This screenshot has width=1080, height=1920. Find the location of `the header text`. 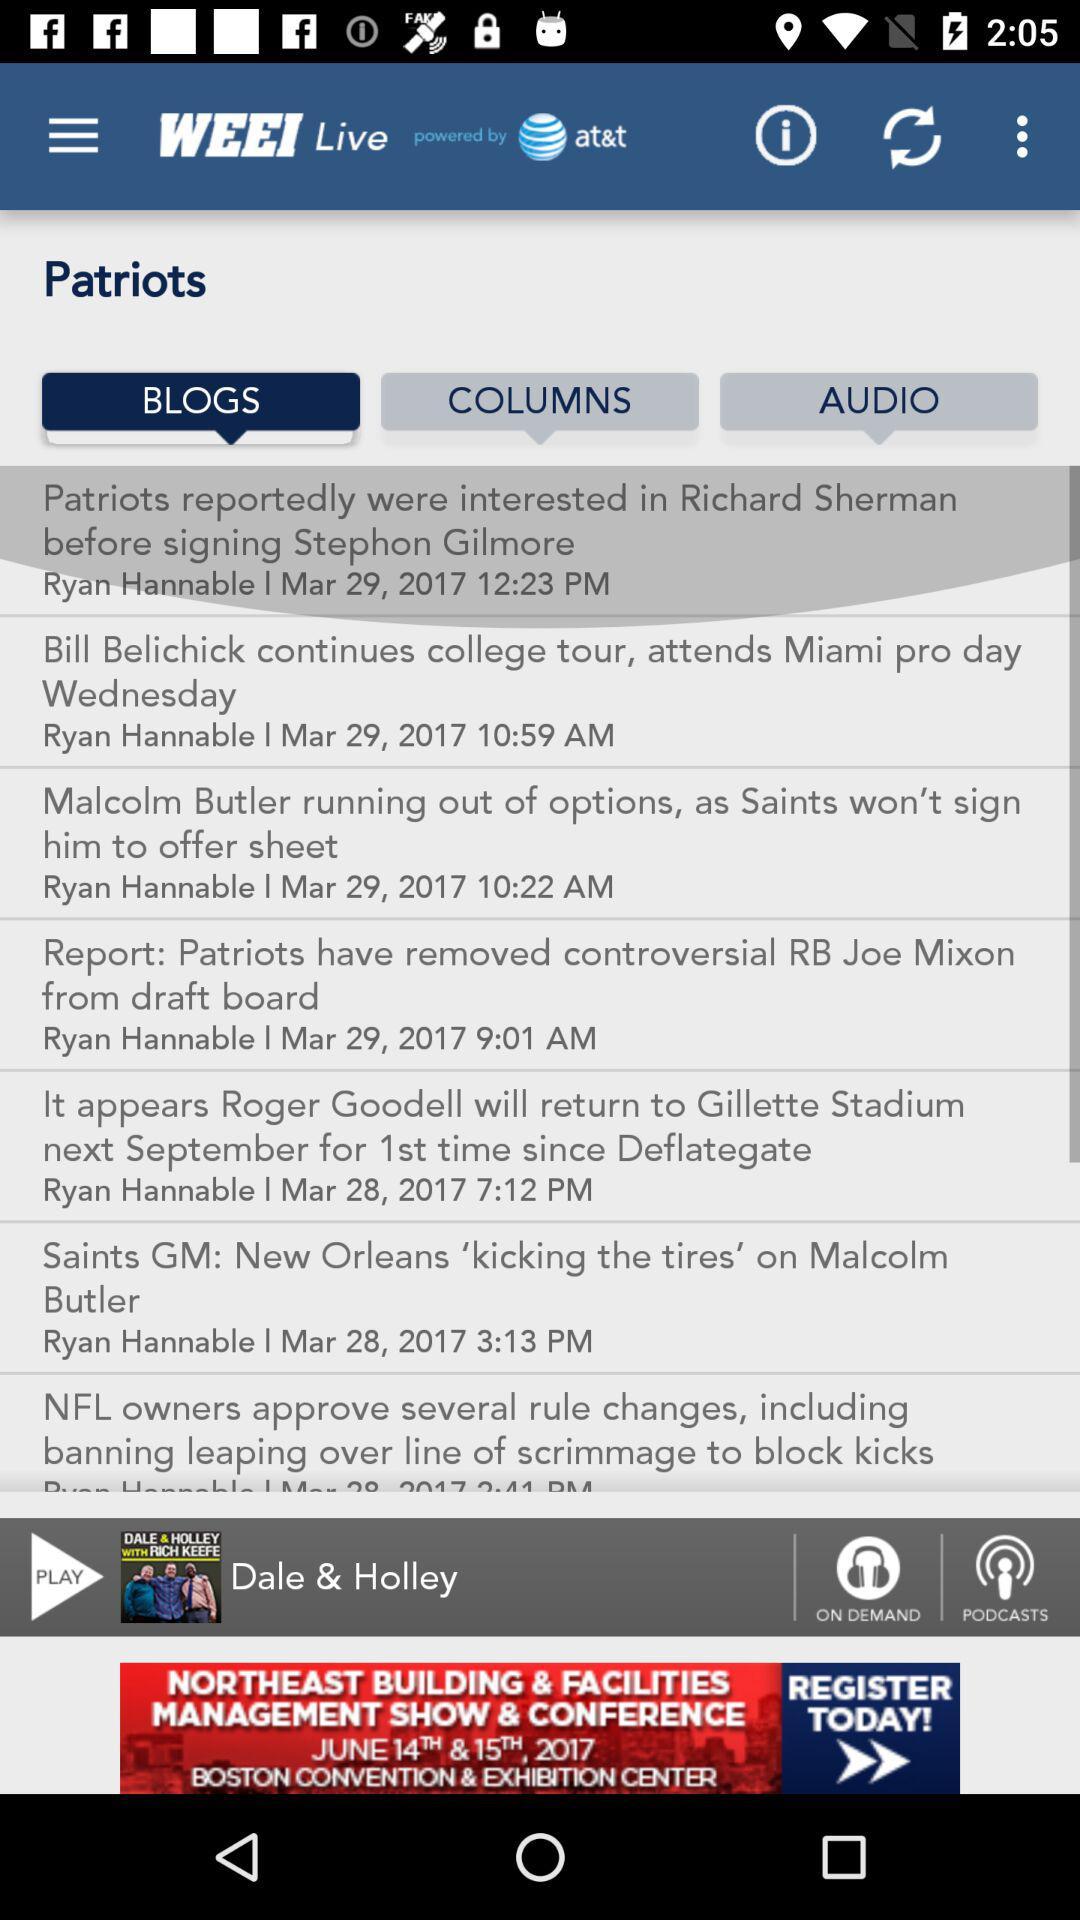

the header text is located at coordinates (386, 135).